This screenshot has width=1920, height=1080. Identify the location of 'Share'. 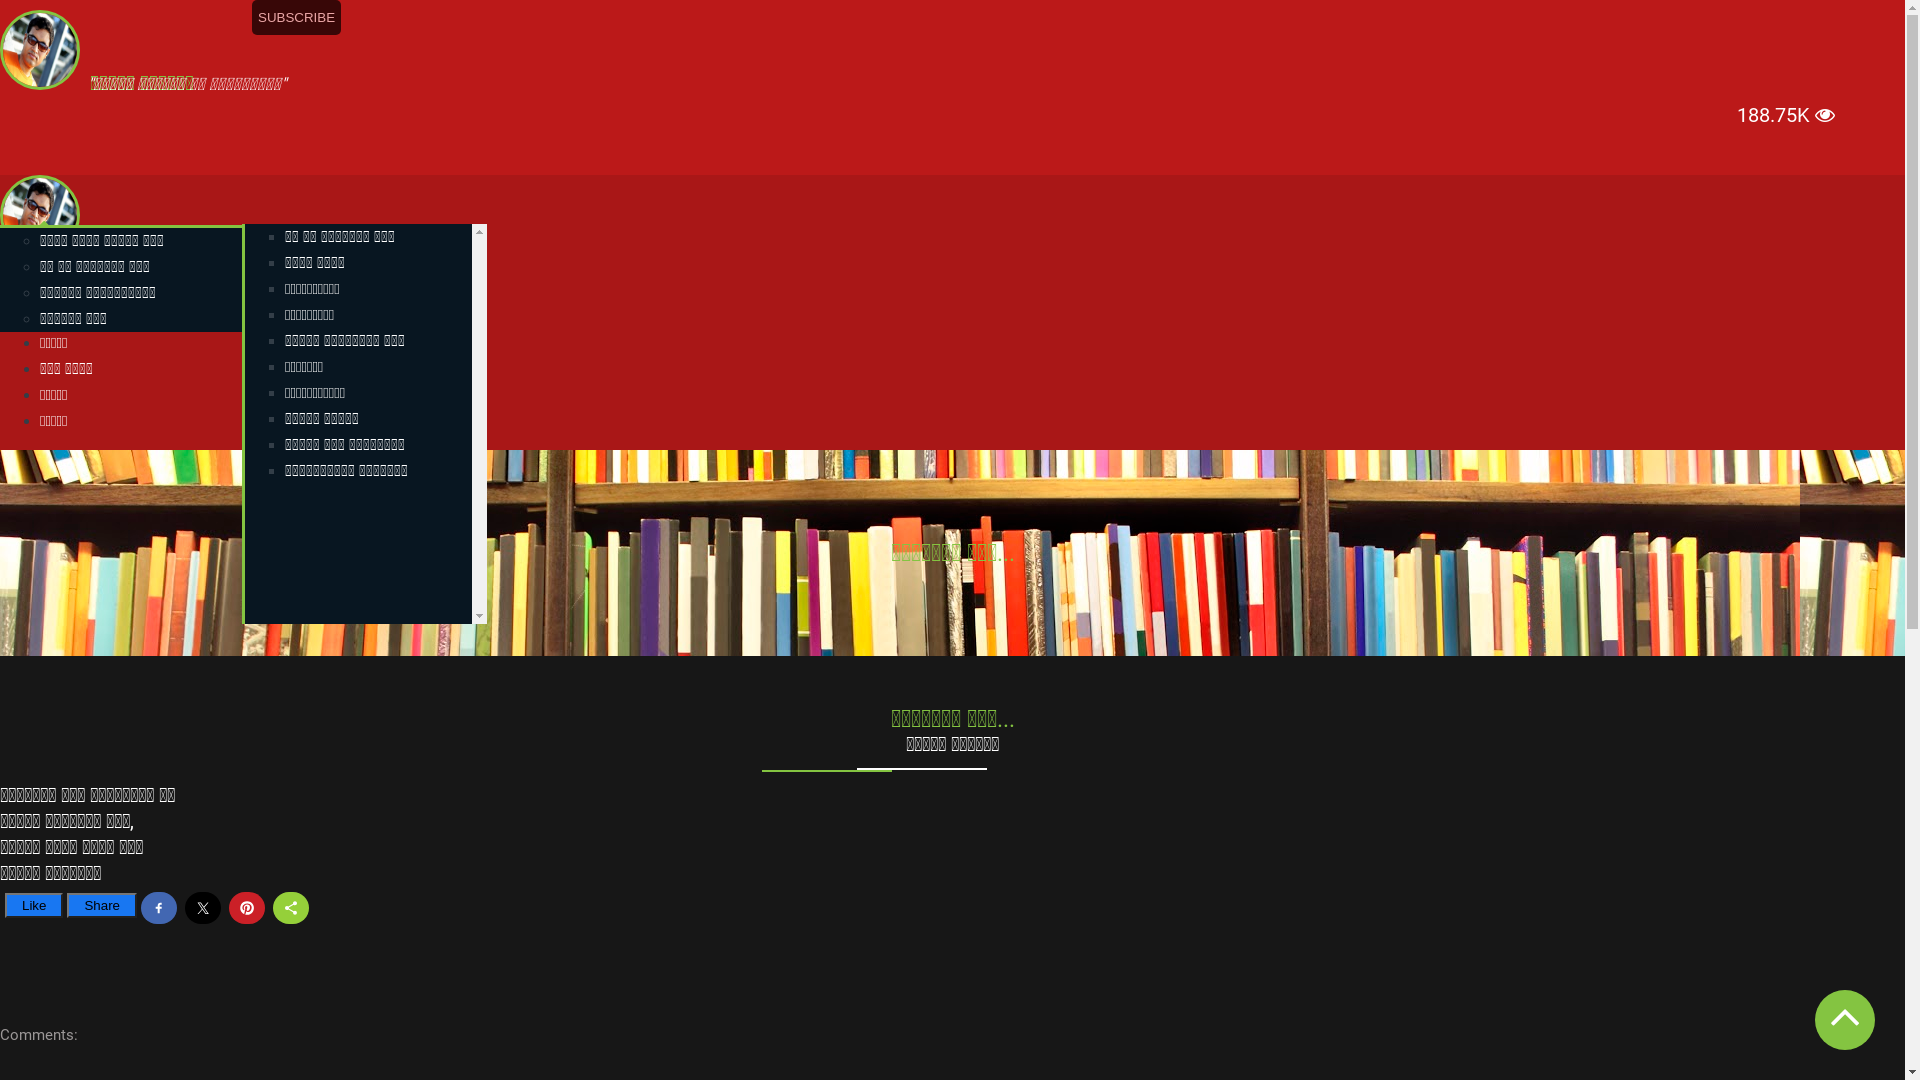
(100, 905).